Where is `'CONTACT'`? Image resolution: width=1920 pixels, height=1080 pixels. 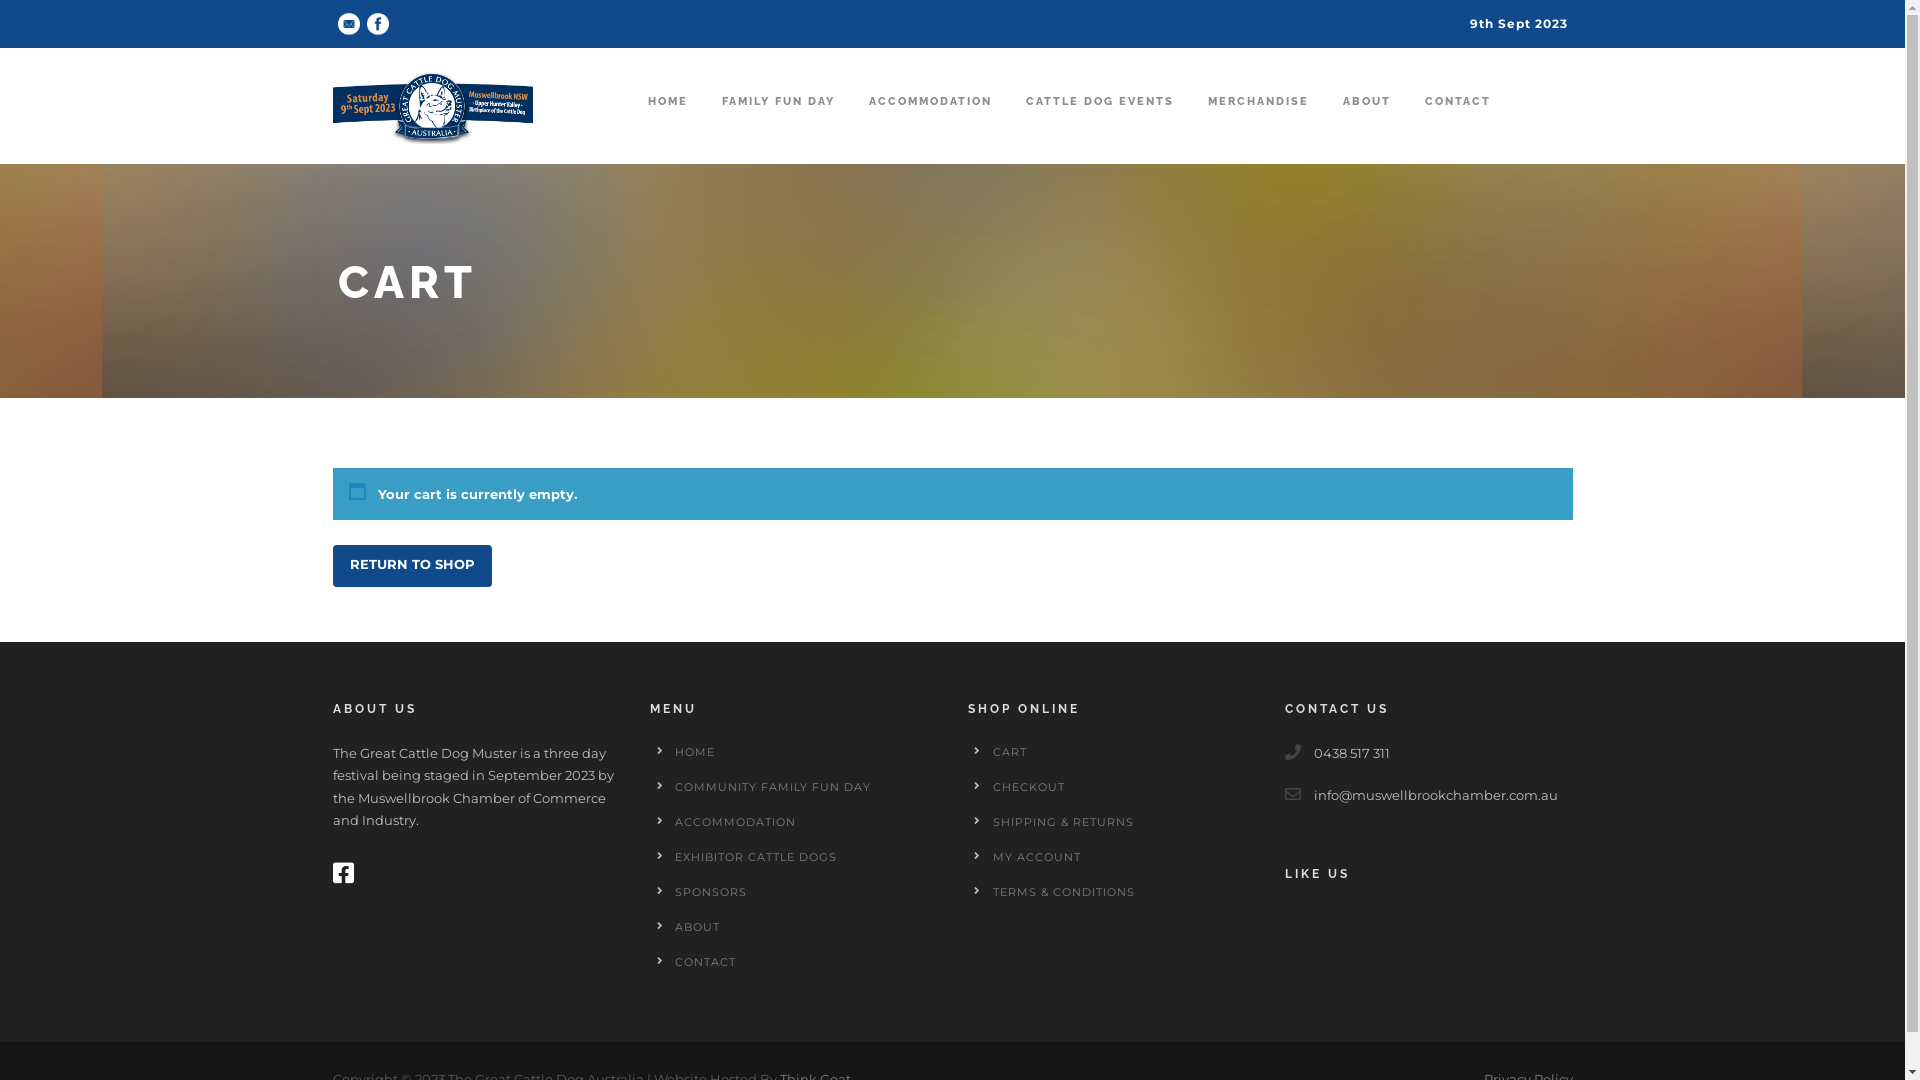 'CONTACT' is located at coordinates (705, 960).